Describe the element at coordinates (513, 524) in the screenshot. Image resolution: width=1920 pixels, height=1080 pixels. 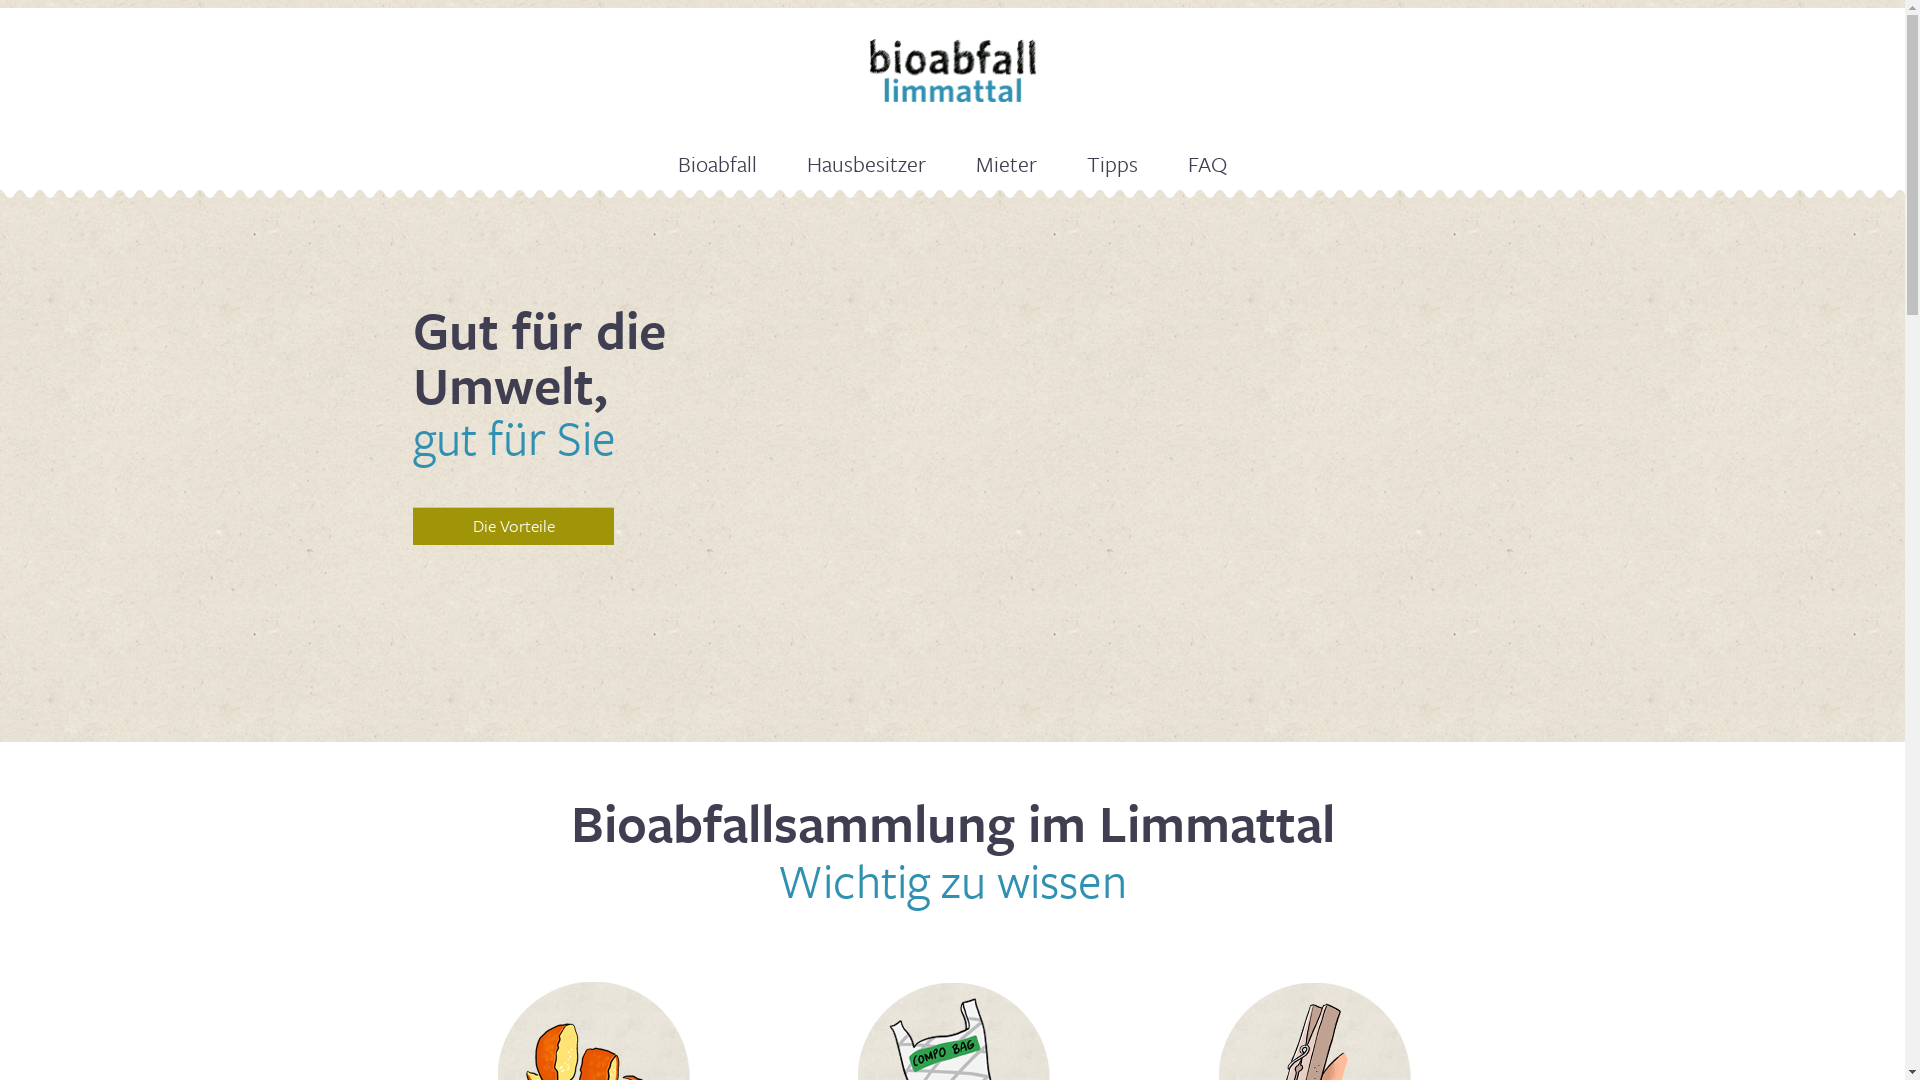
I see `'Die Vorteile'` at that location.